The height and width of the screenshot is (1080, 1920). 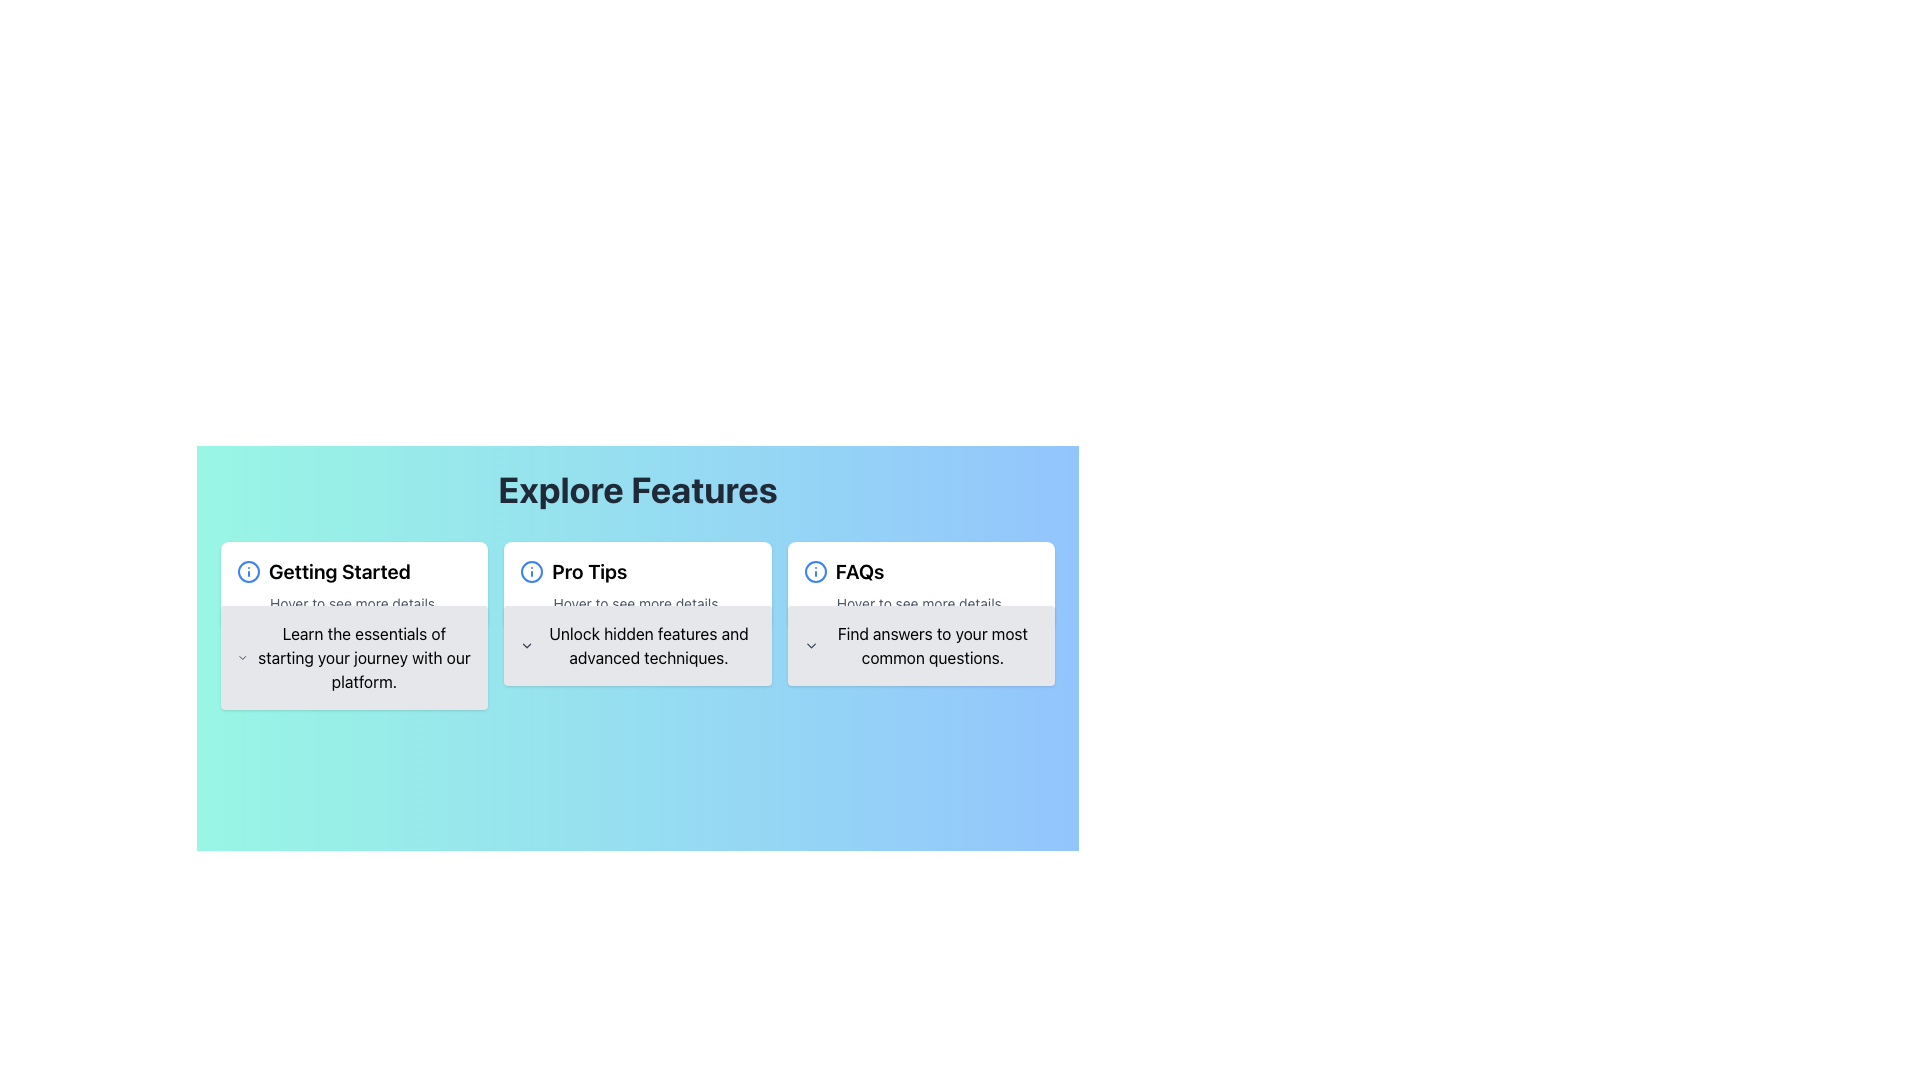 What do you see at coordinates (532, 571) in the screenshot?
I see `the circular icon background with a blue border and white fill, located inside the SVG graphical object to the left of the 'Getting Started' text` at bounding box center [532, 571].